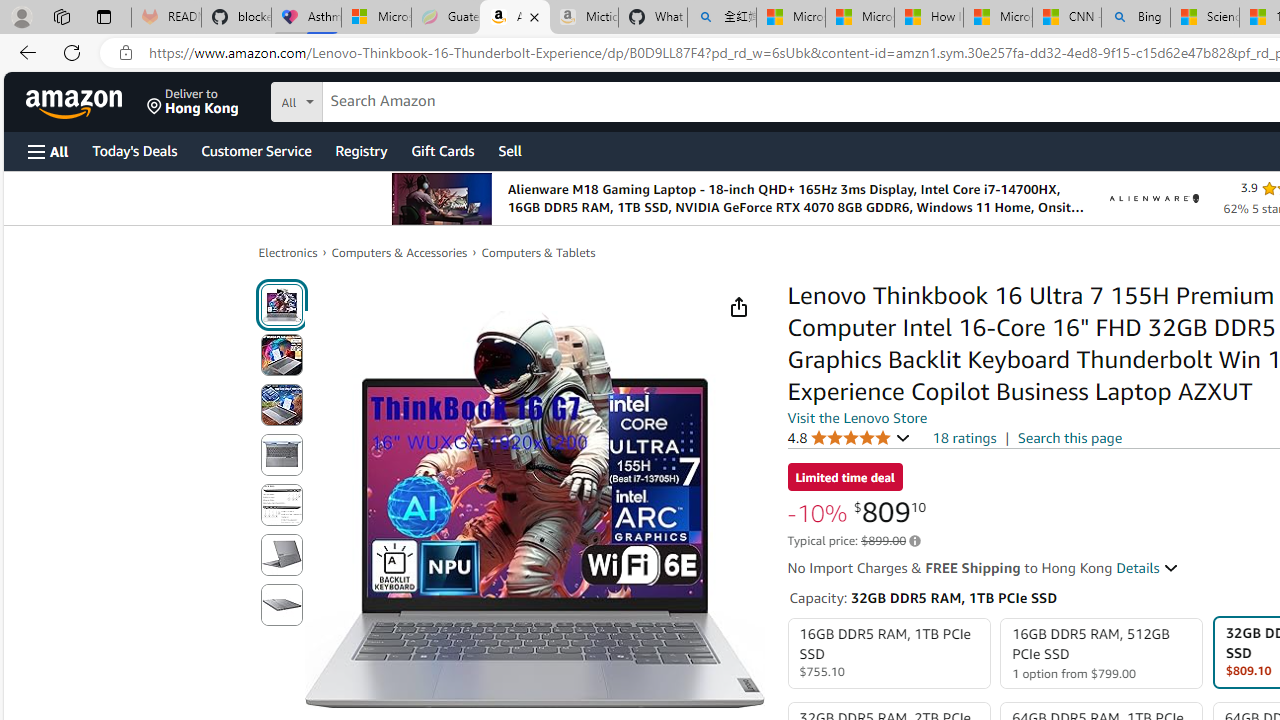  Describe the element at coordinates (304, 17) in the screenshot. I see `'Asthma Inhalers: Names and Types'` at that location.